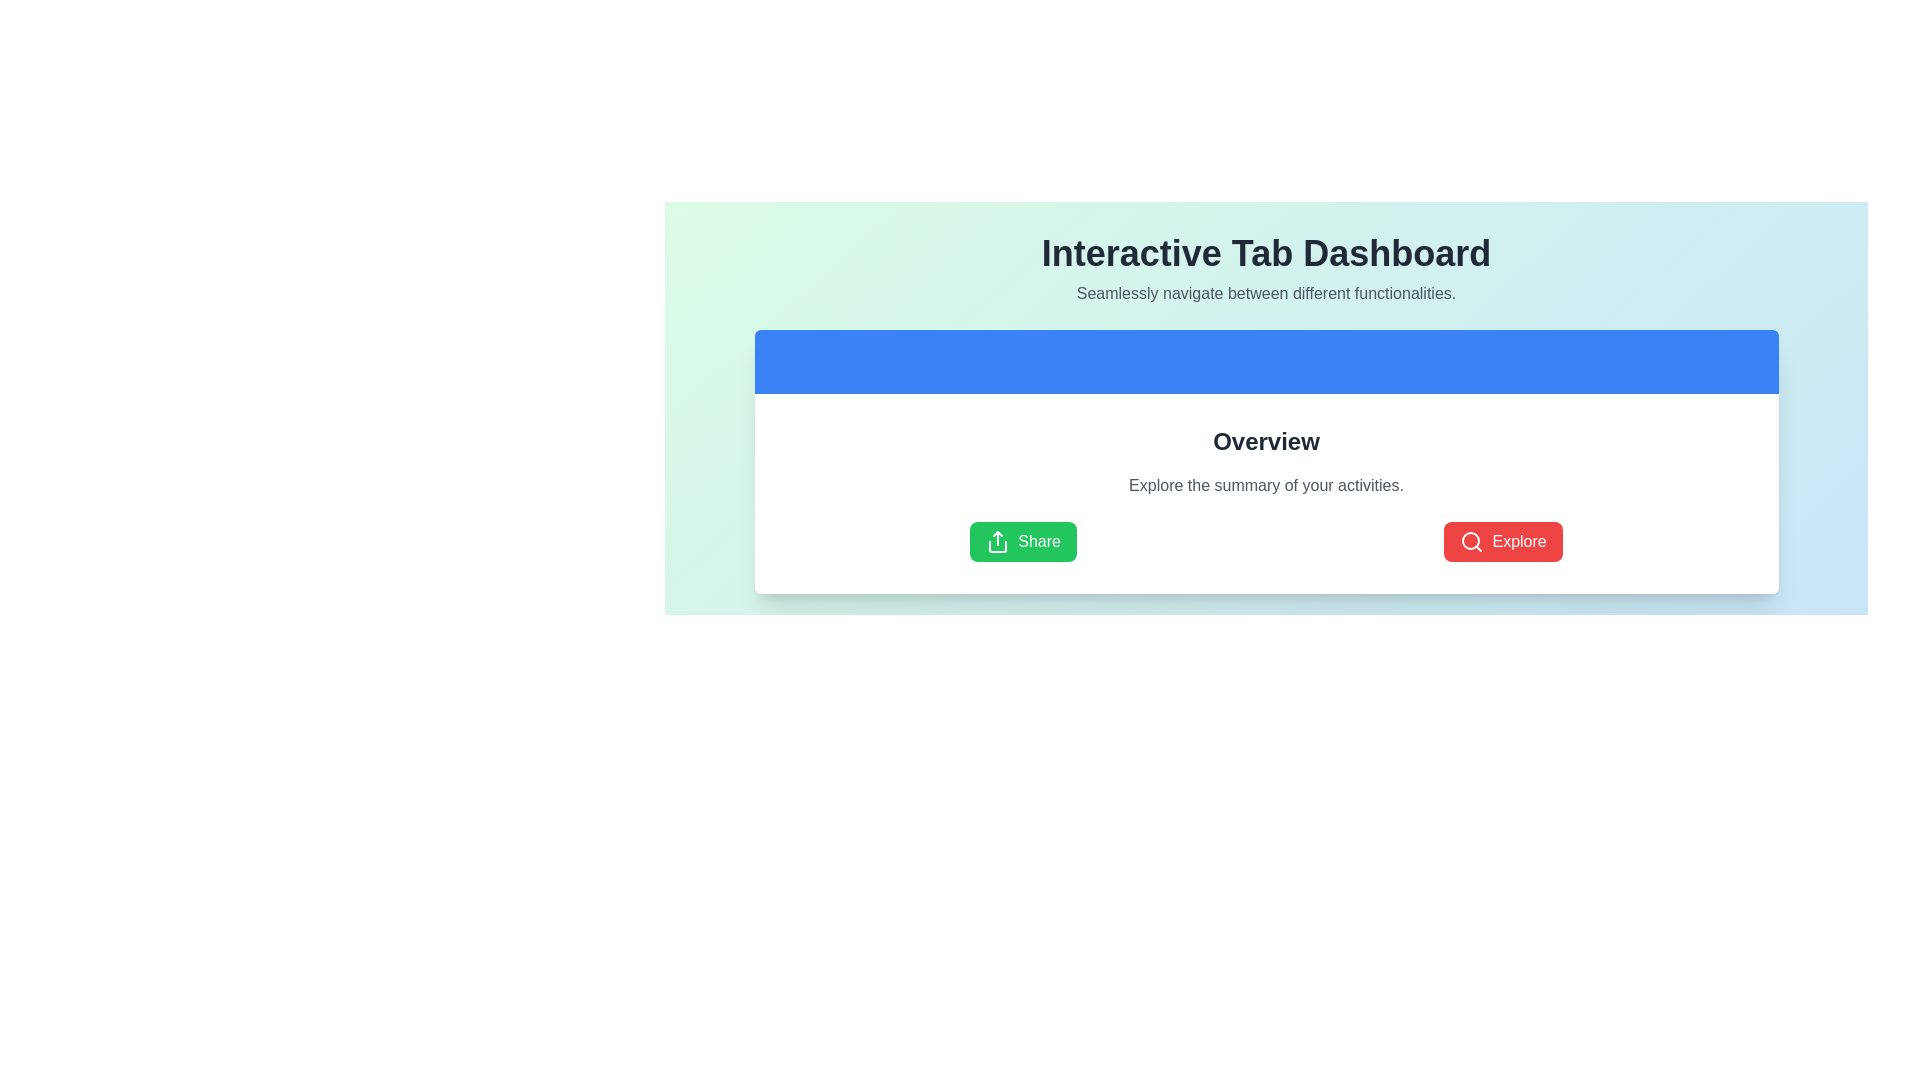 The height and width of the screenshot is (1080, 1920). Describe the element at coordinates (1472, 542) in the screenshot. I see `the magnifying glass icon located within the red 'Explore' button at the bottom right corner of the white card component in the 'Overview' section` at that location.